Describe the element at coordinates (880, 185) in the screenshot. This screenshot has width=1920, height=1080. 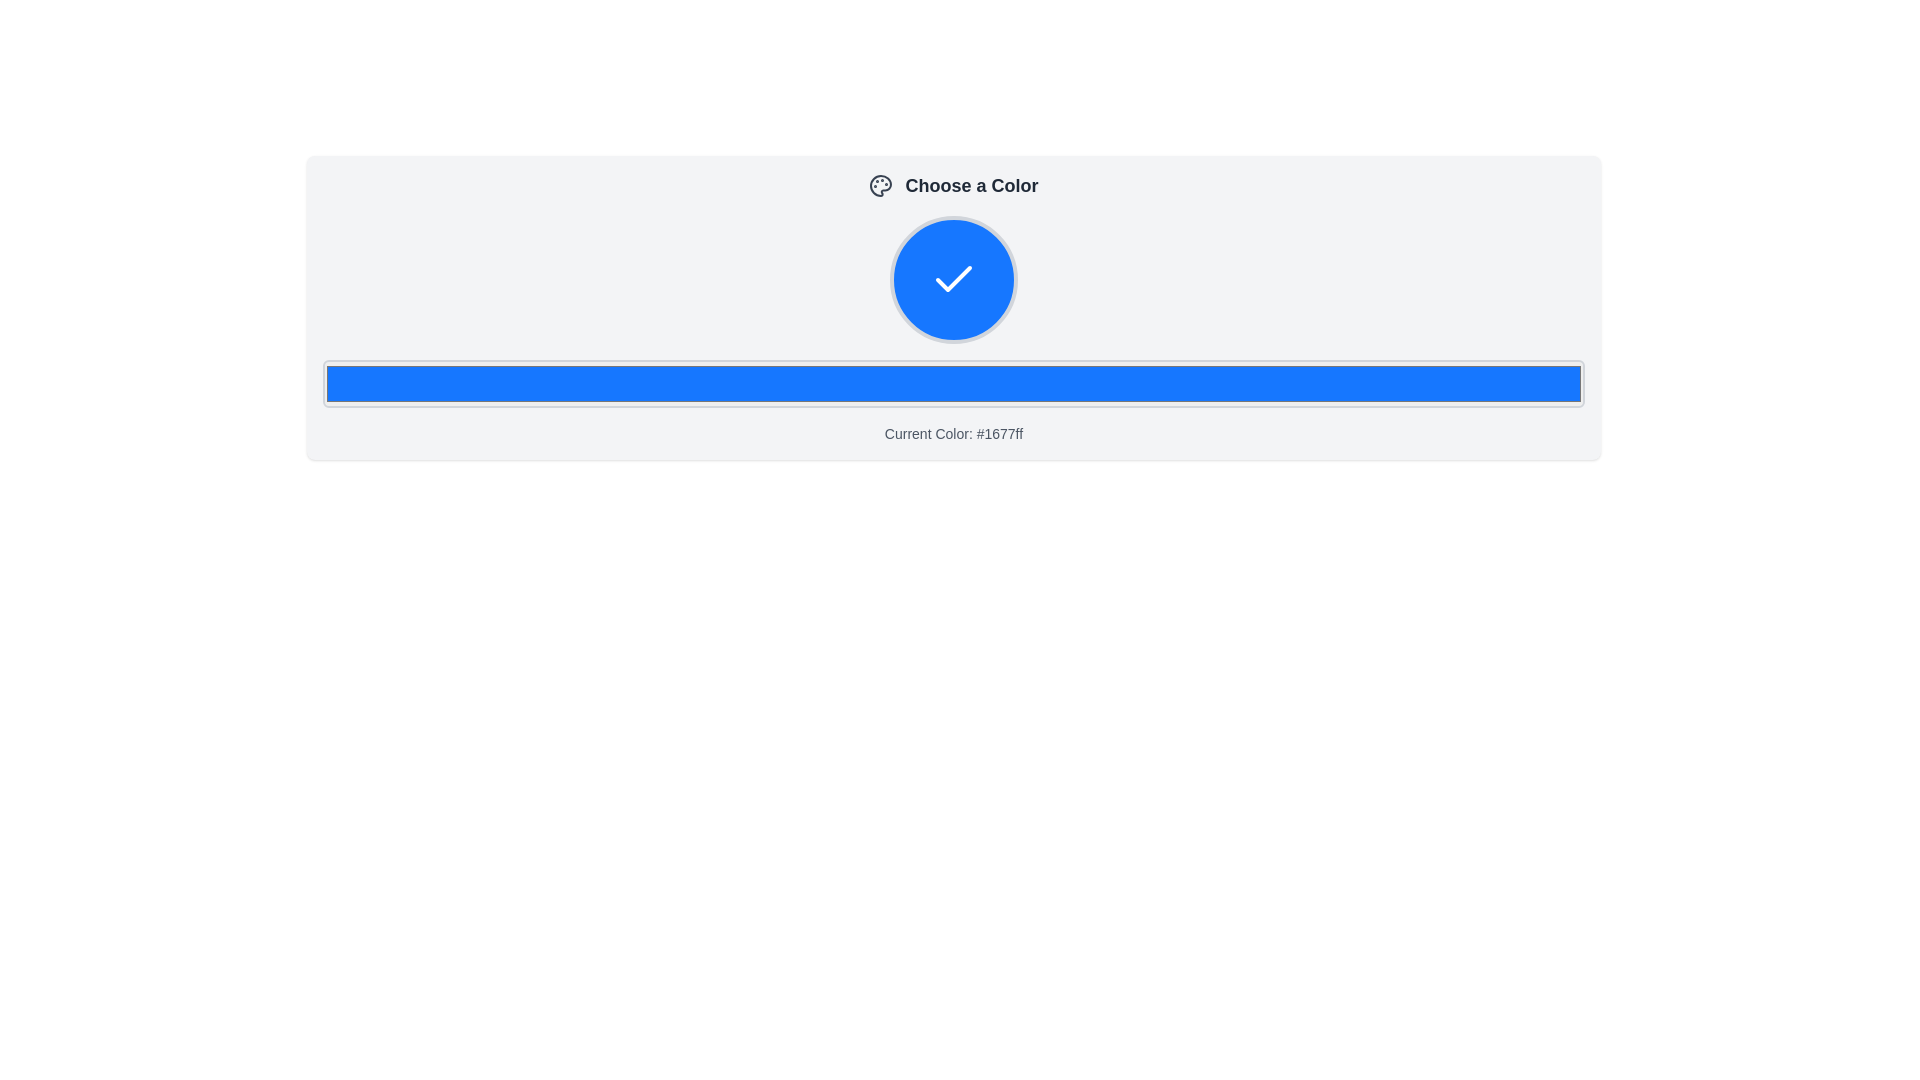
I see `the SVG icon representing an artistic palette located at the top center of the interface, above the larger circular blue button labeled with a checkmark` at that location.